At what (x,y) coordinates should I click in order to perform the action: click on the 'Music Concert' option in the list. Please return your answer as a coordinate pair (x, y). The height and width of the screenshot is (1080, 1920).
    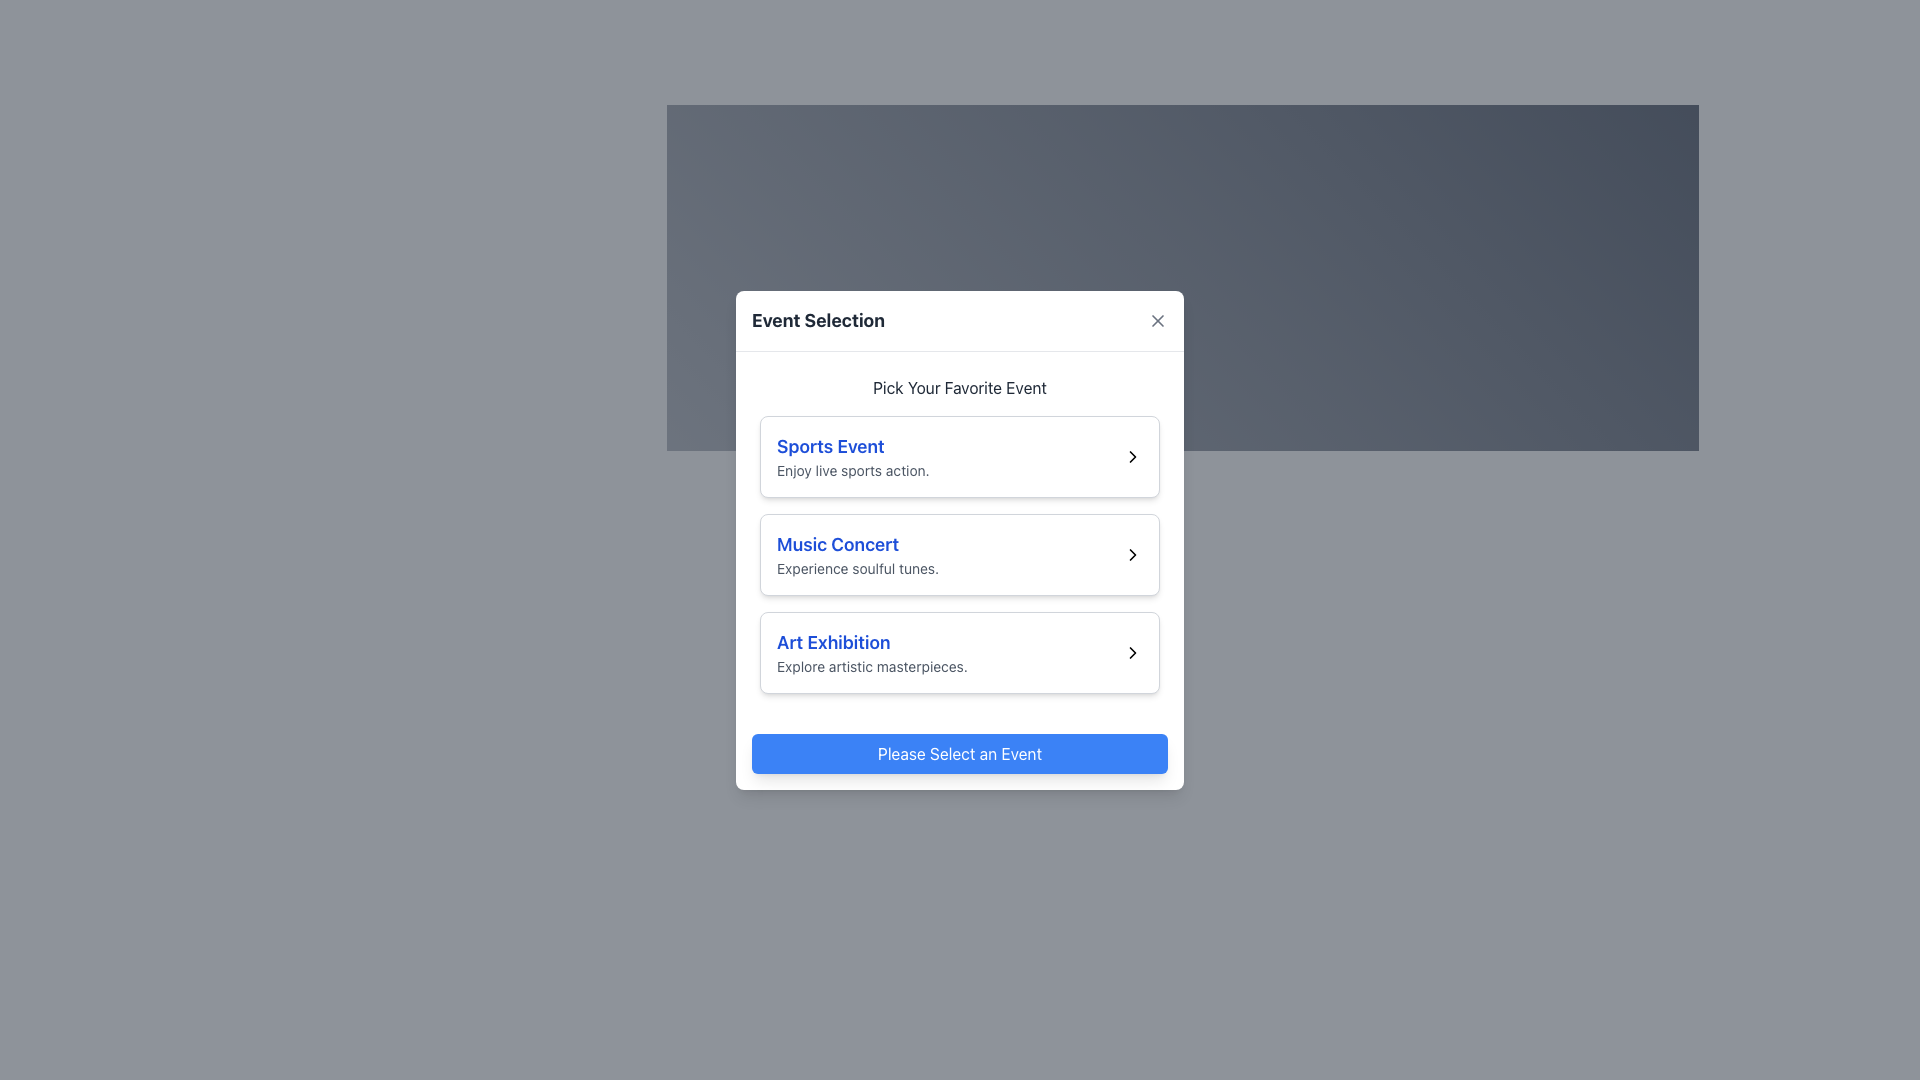
    Looking at the image, I should click on (858, 554).